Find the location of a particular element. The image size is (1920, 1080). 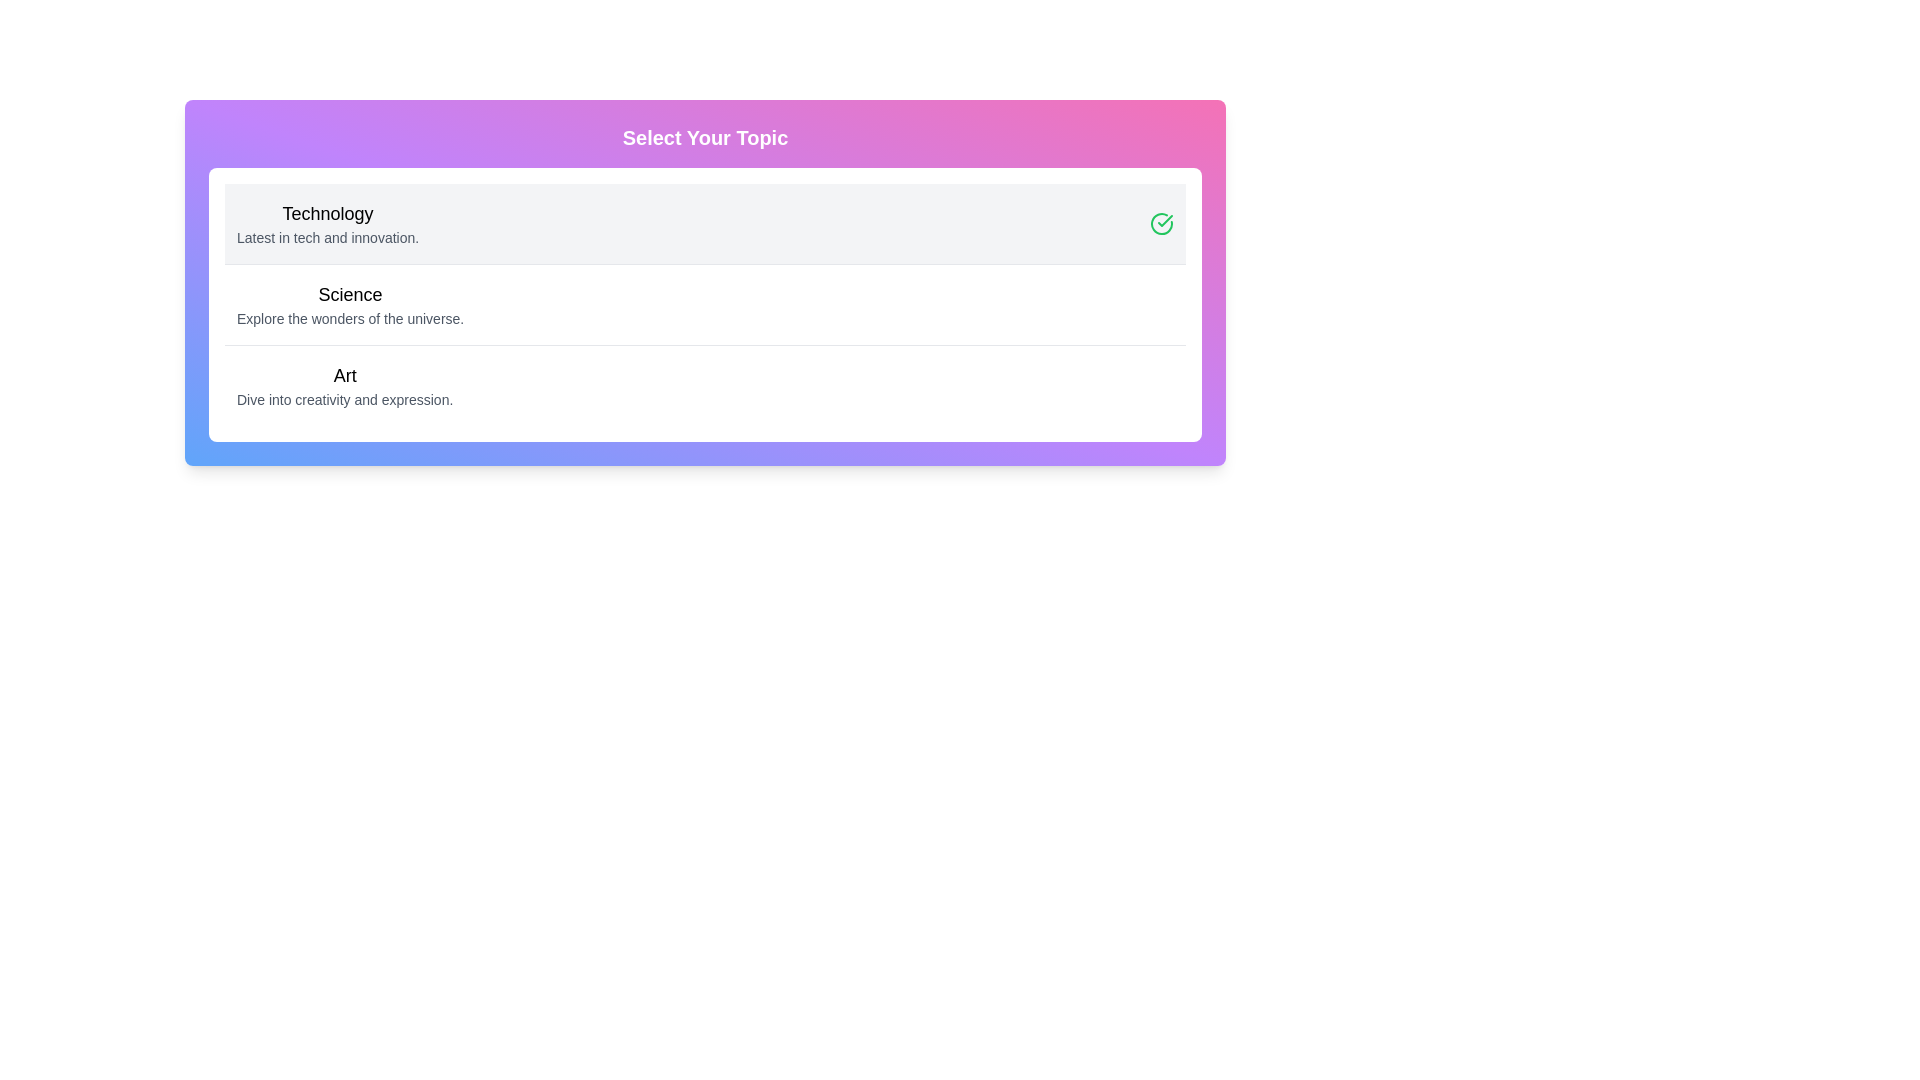

text label that identifies the 'Art' section, which is centrally aligned and located below the 'Science' section is located at coordinates (345, 375).